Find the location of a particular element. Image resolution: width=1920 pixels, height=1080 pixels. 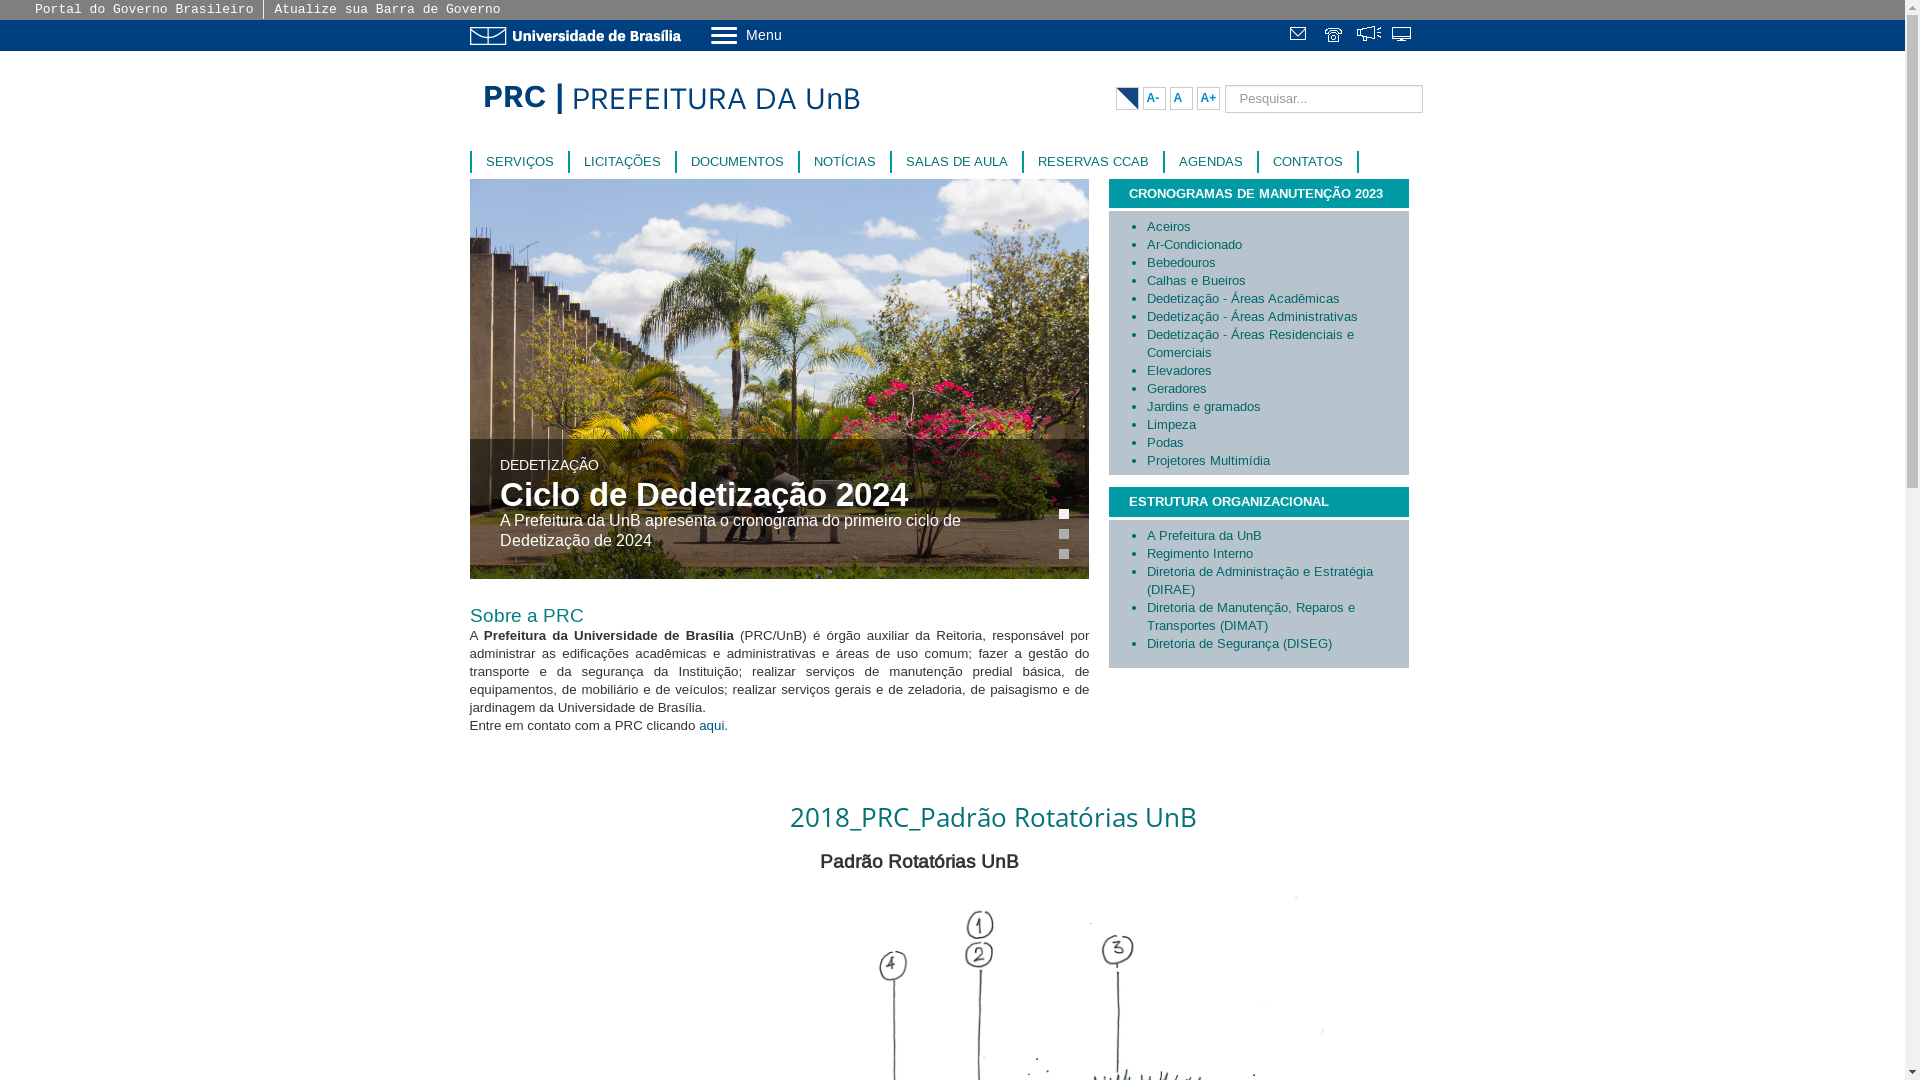

'Limpeza' is located at coordinates (1274, 423).